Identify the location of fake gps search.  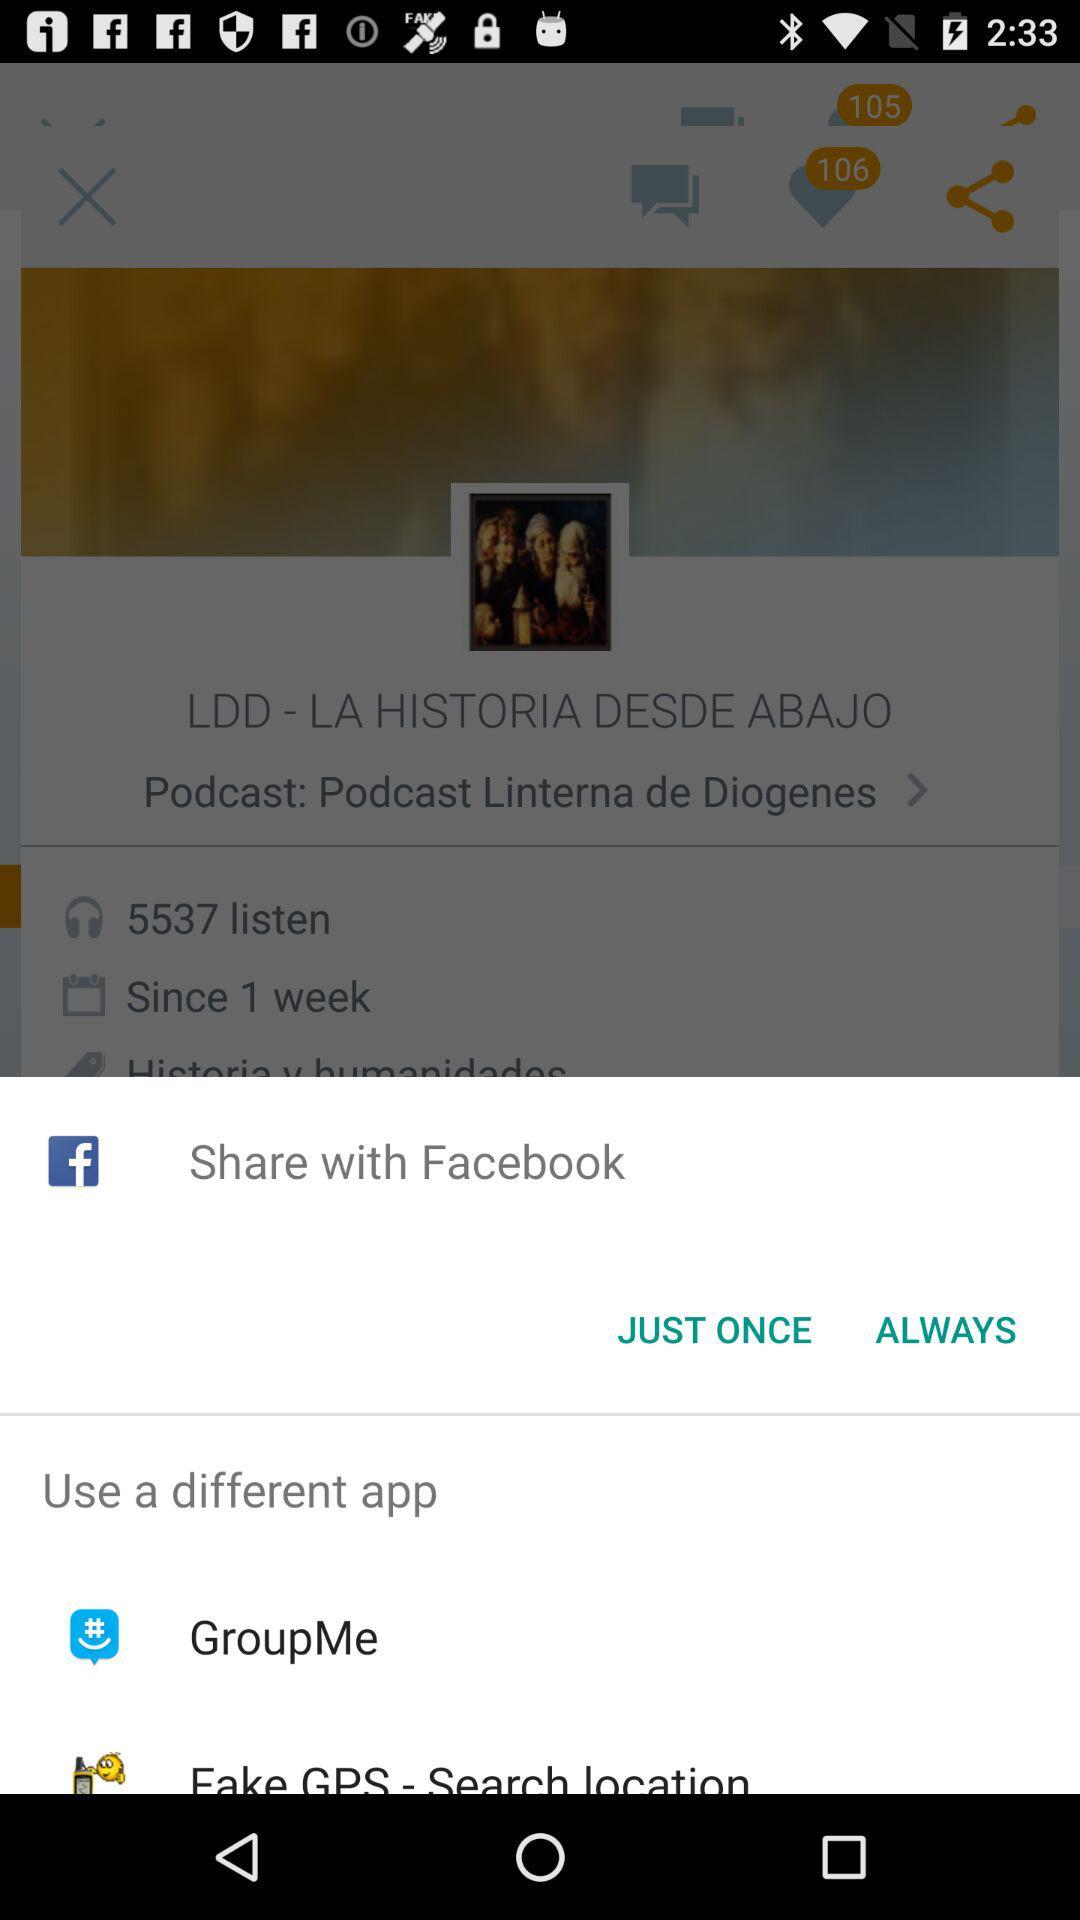
(470, 1772).